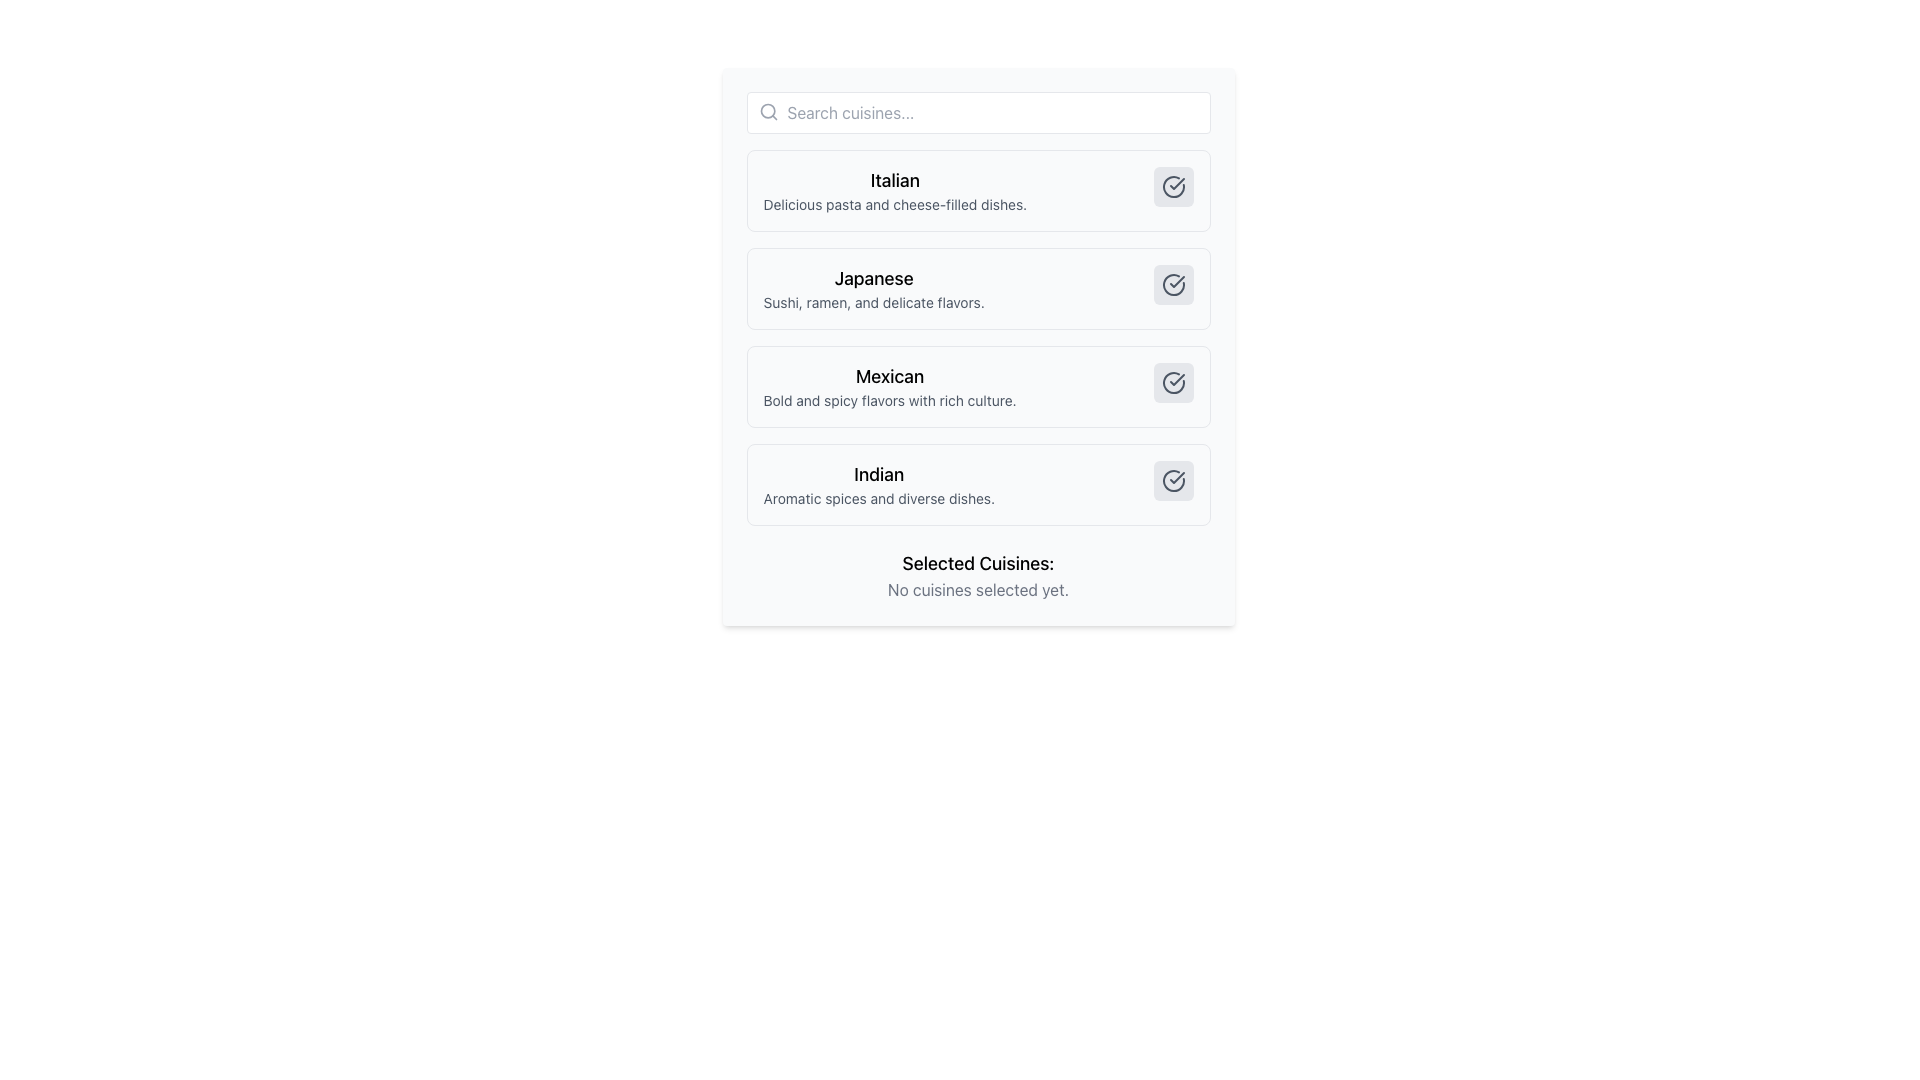 The image size is (1920, 1080). I want to click on the checked-circle icon located to the right of the 'Mexican' cuisine option, so click(1173, 382).